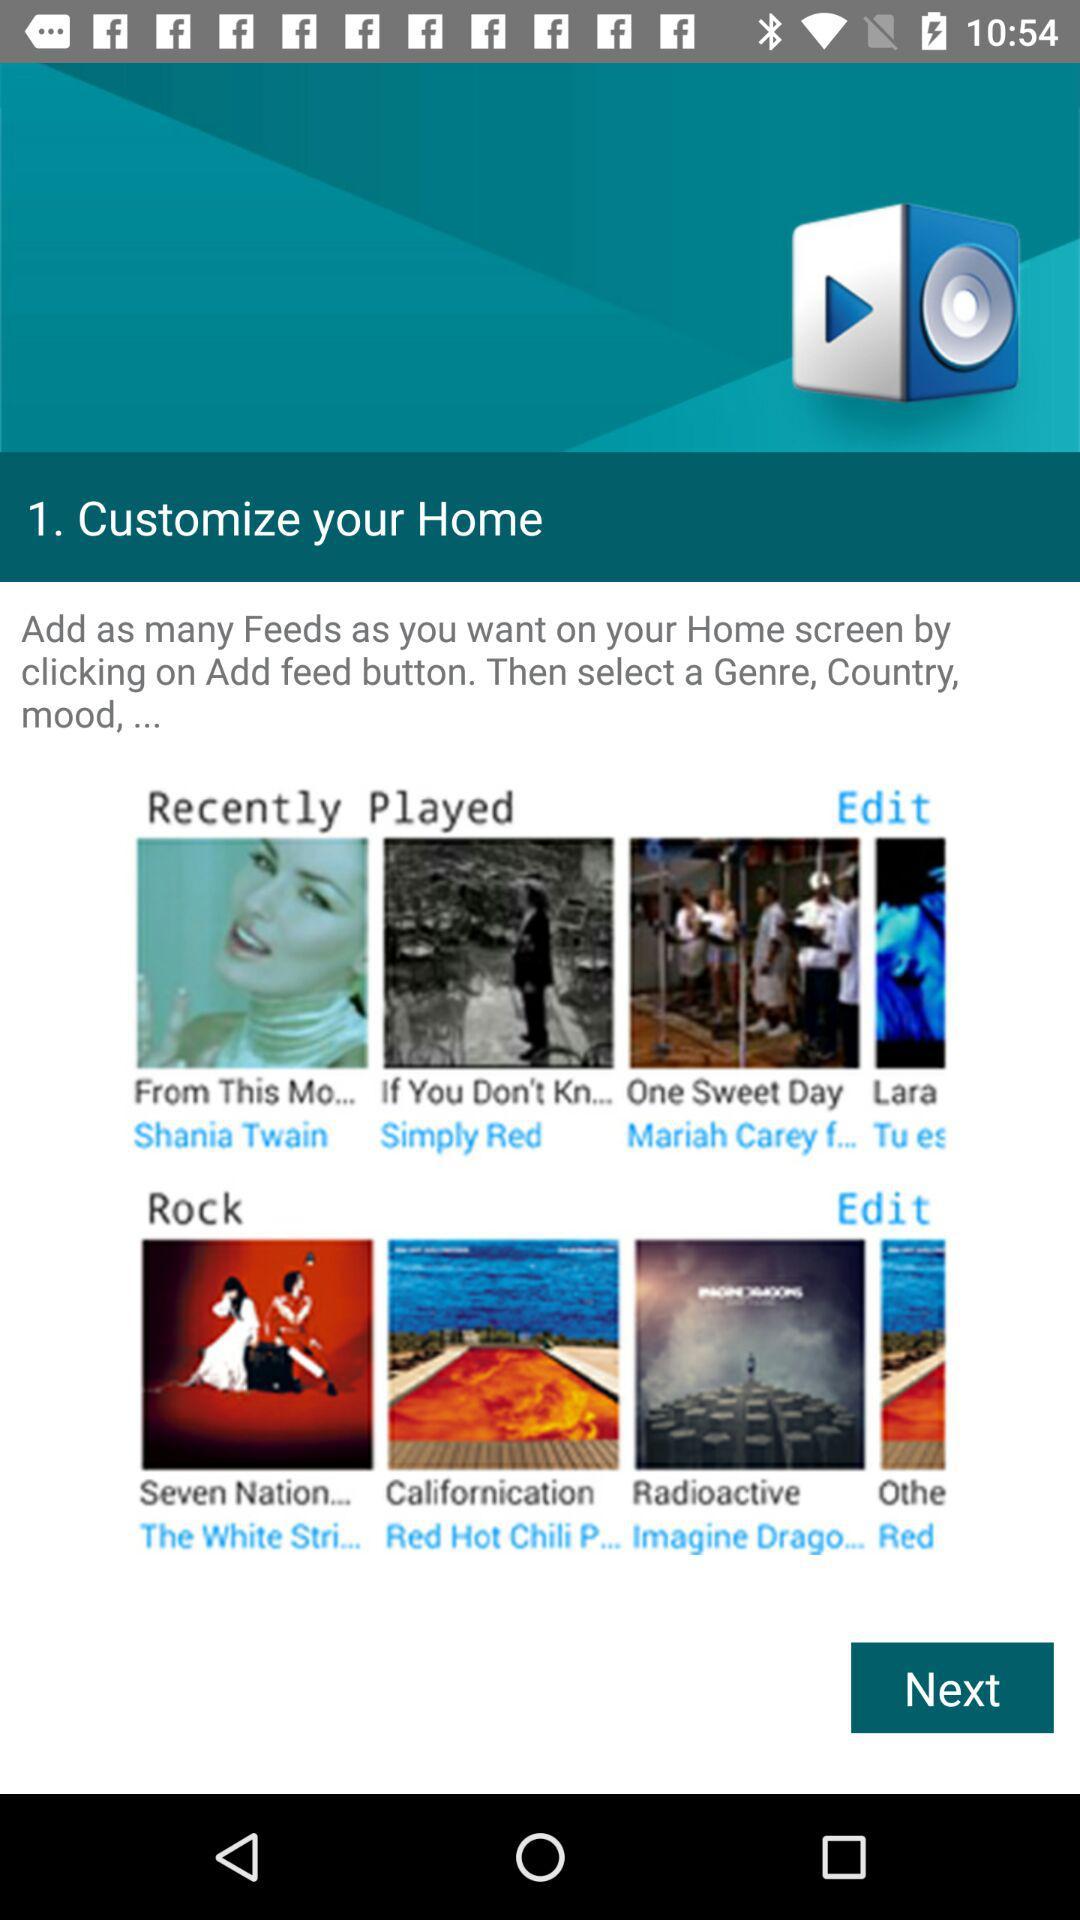 This screenshot has width=1080, height=1920. What do you see at coordinates (951, 1686) in the screenshot?
I see `next icon` at bounding box center [951, 1686].